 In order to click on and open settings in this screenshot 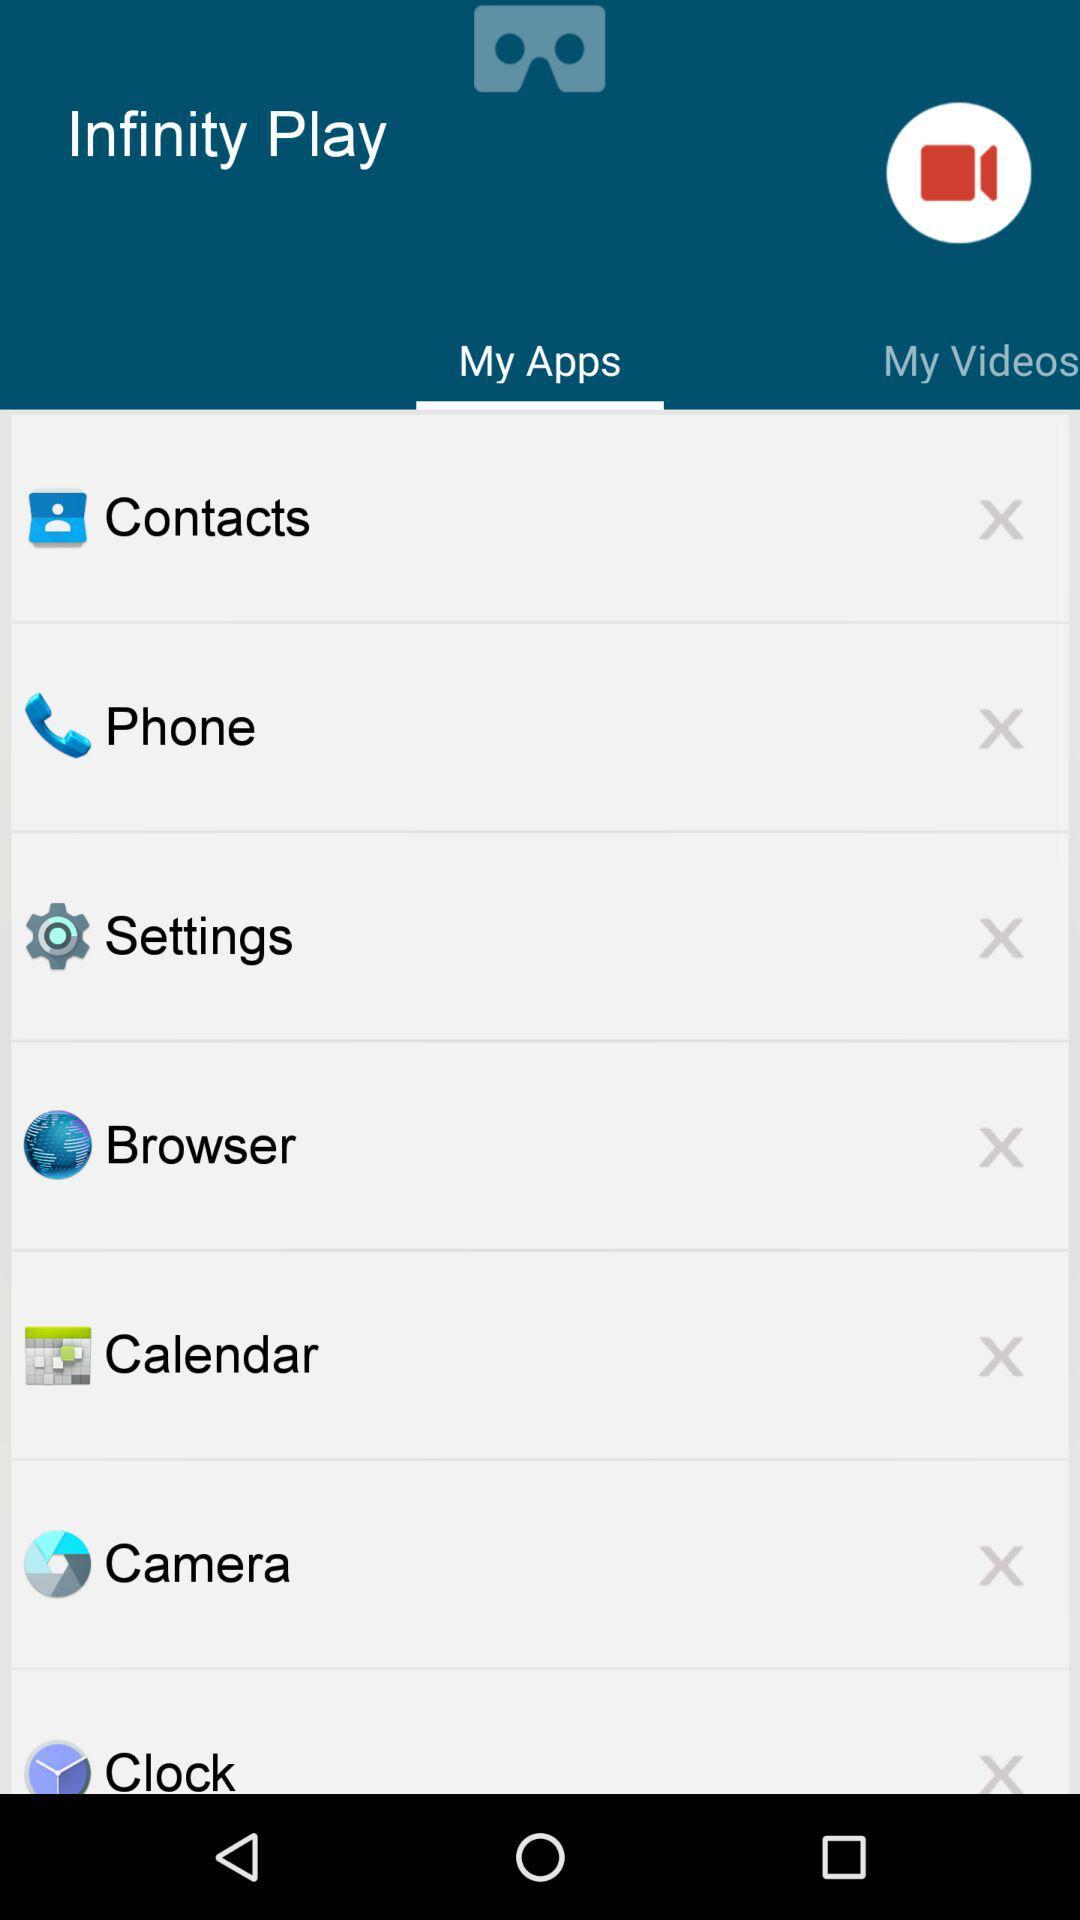, I will do `click(56, 935)`.